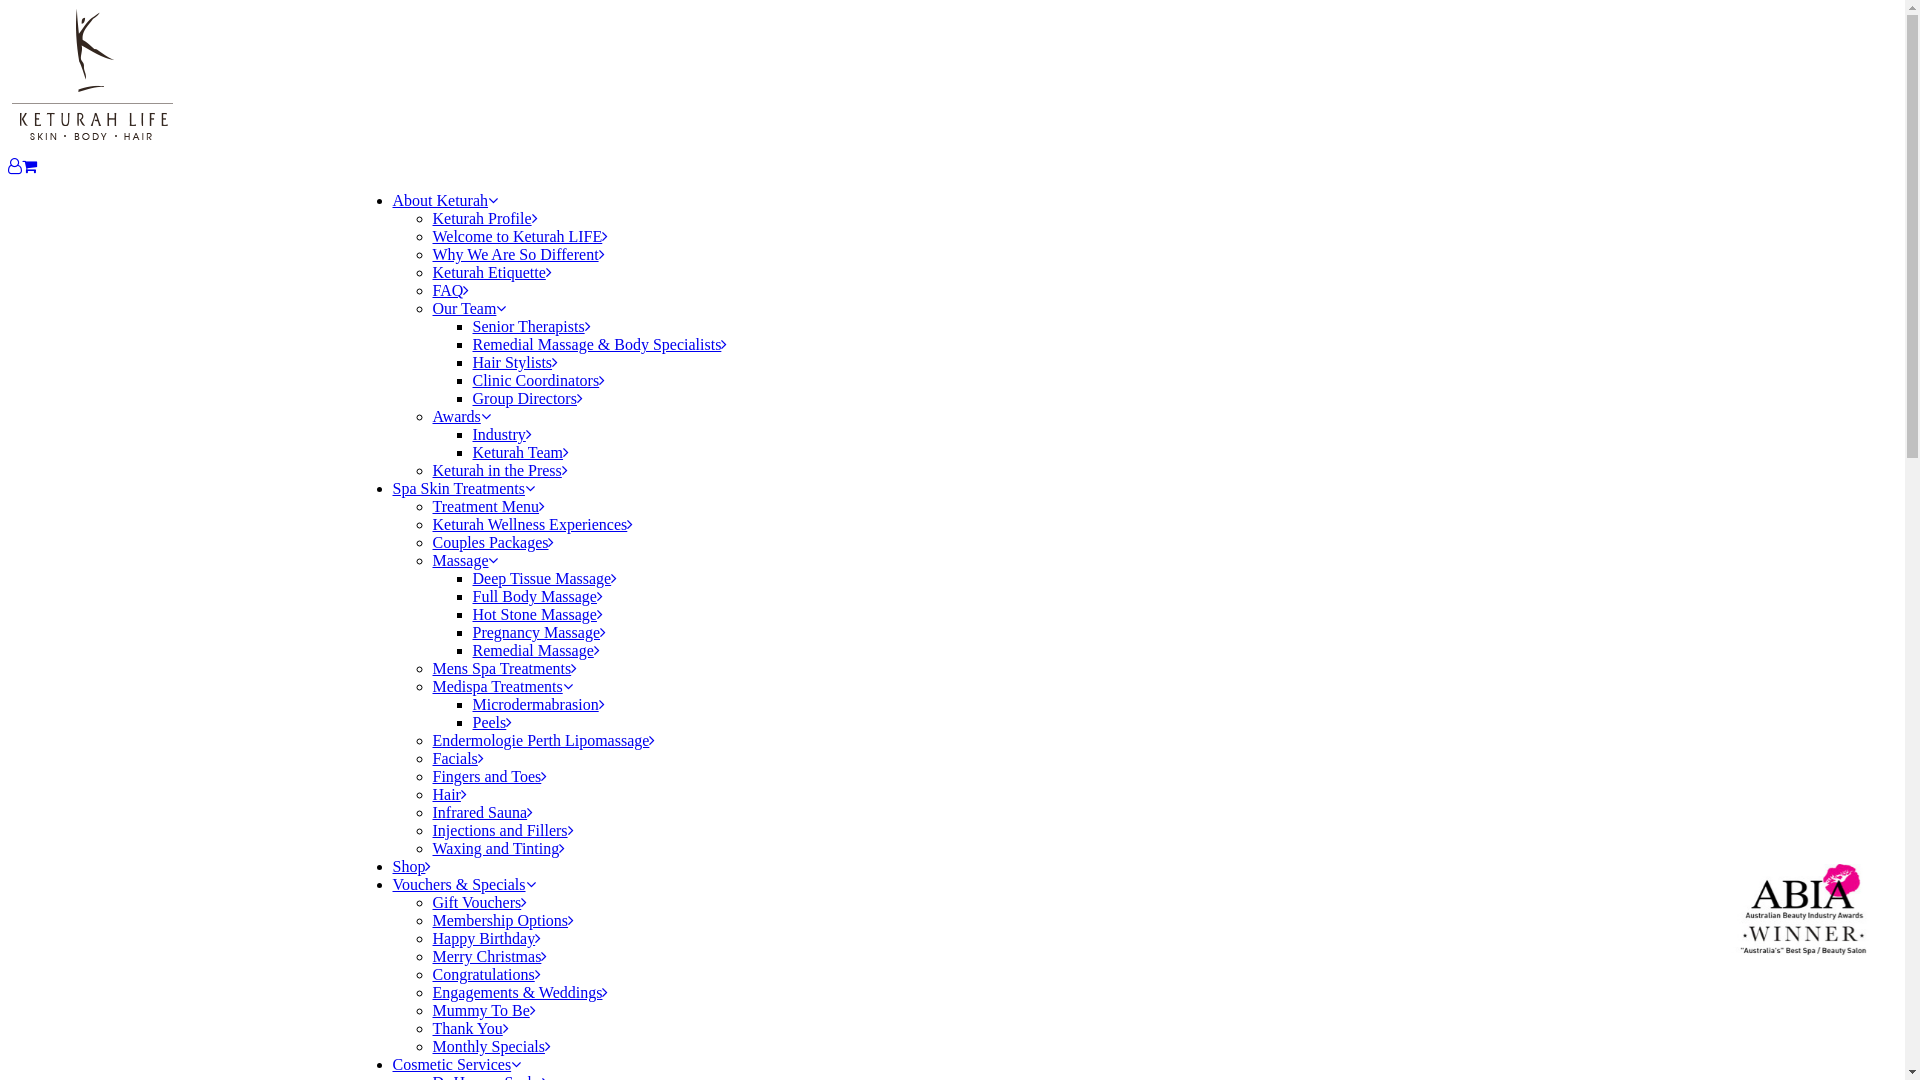 Image resolution: width=1920 pixels, height=1080 pixels. I want to click on 'Remedial Massage', so click(535, 650).